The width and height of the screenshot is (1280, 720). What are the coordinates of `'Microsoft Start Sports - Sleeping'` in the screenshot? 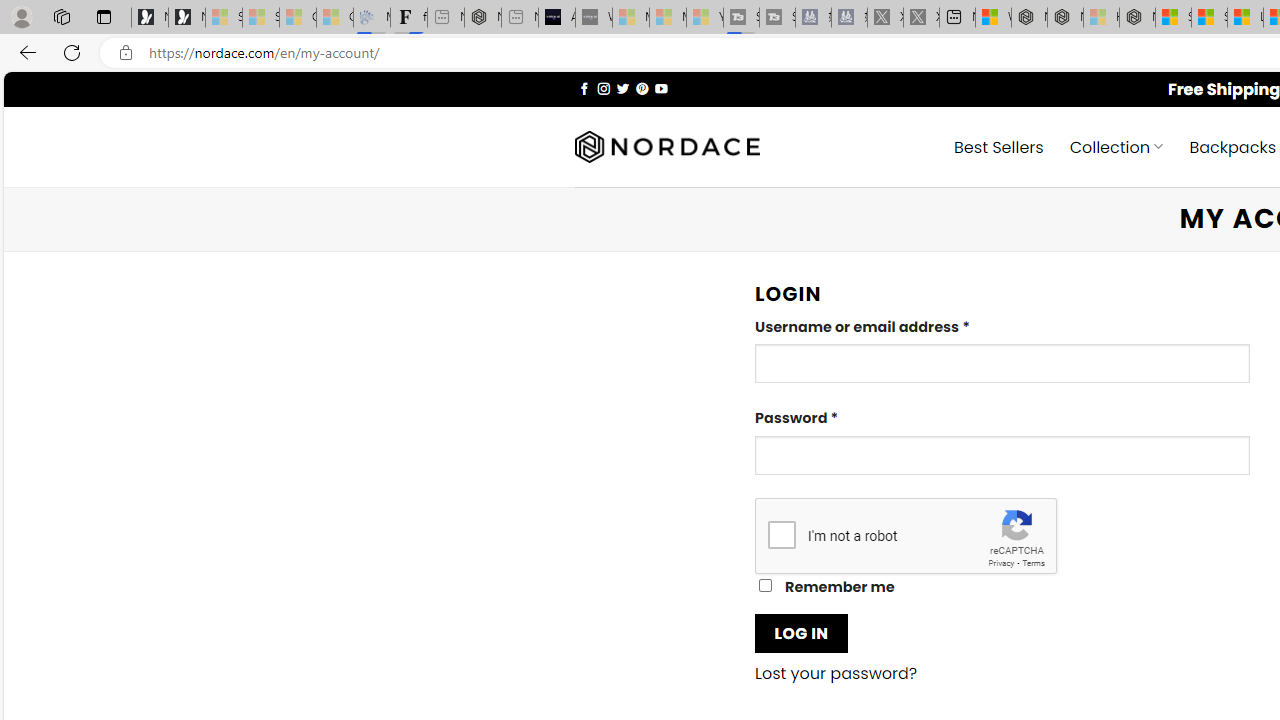 It's located at (630, 17).